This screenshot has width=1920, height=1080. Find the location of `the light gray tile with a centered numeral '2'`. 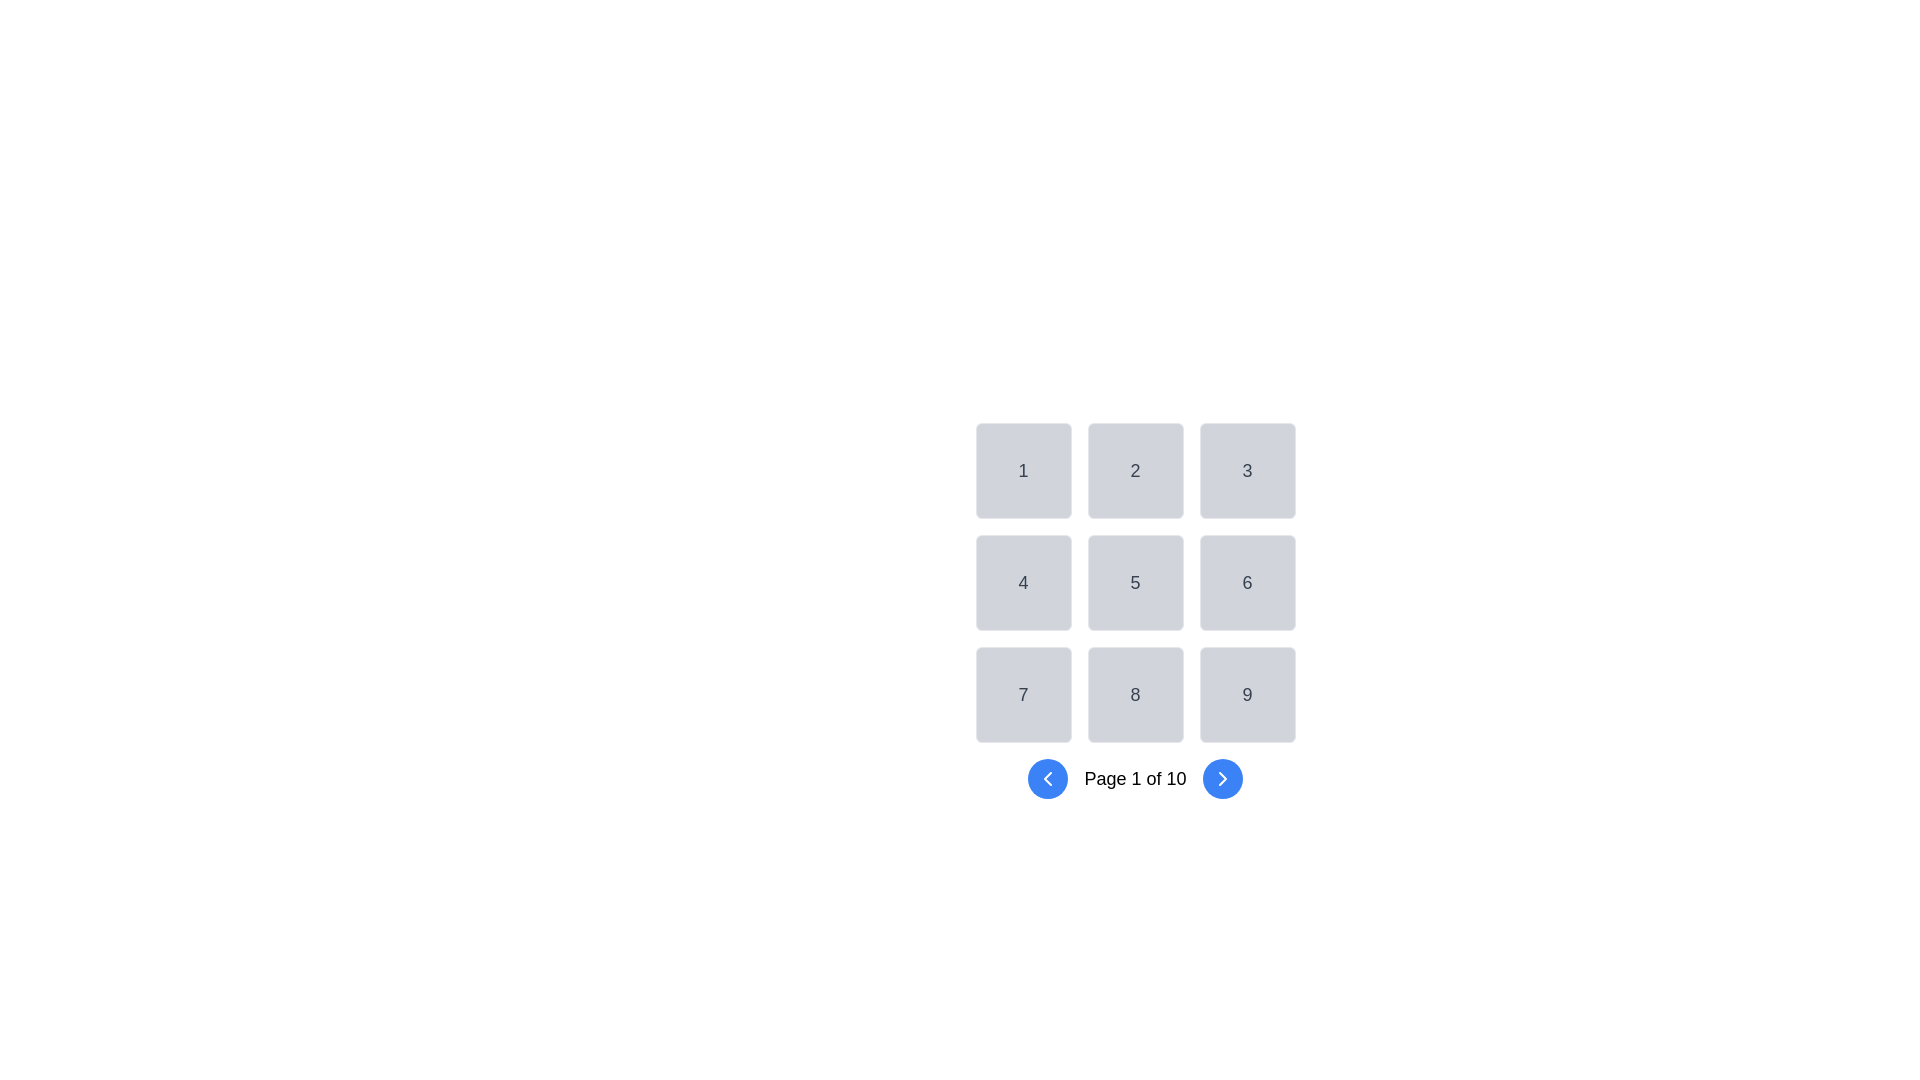

the light gray tile with a centered numeral '2' is located at coordinates (1135, 470).